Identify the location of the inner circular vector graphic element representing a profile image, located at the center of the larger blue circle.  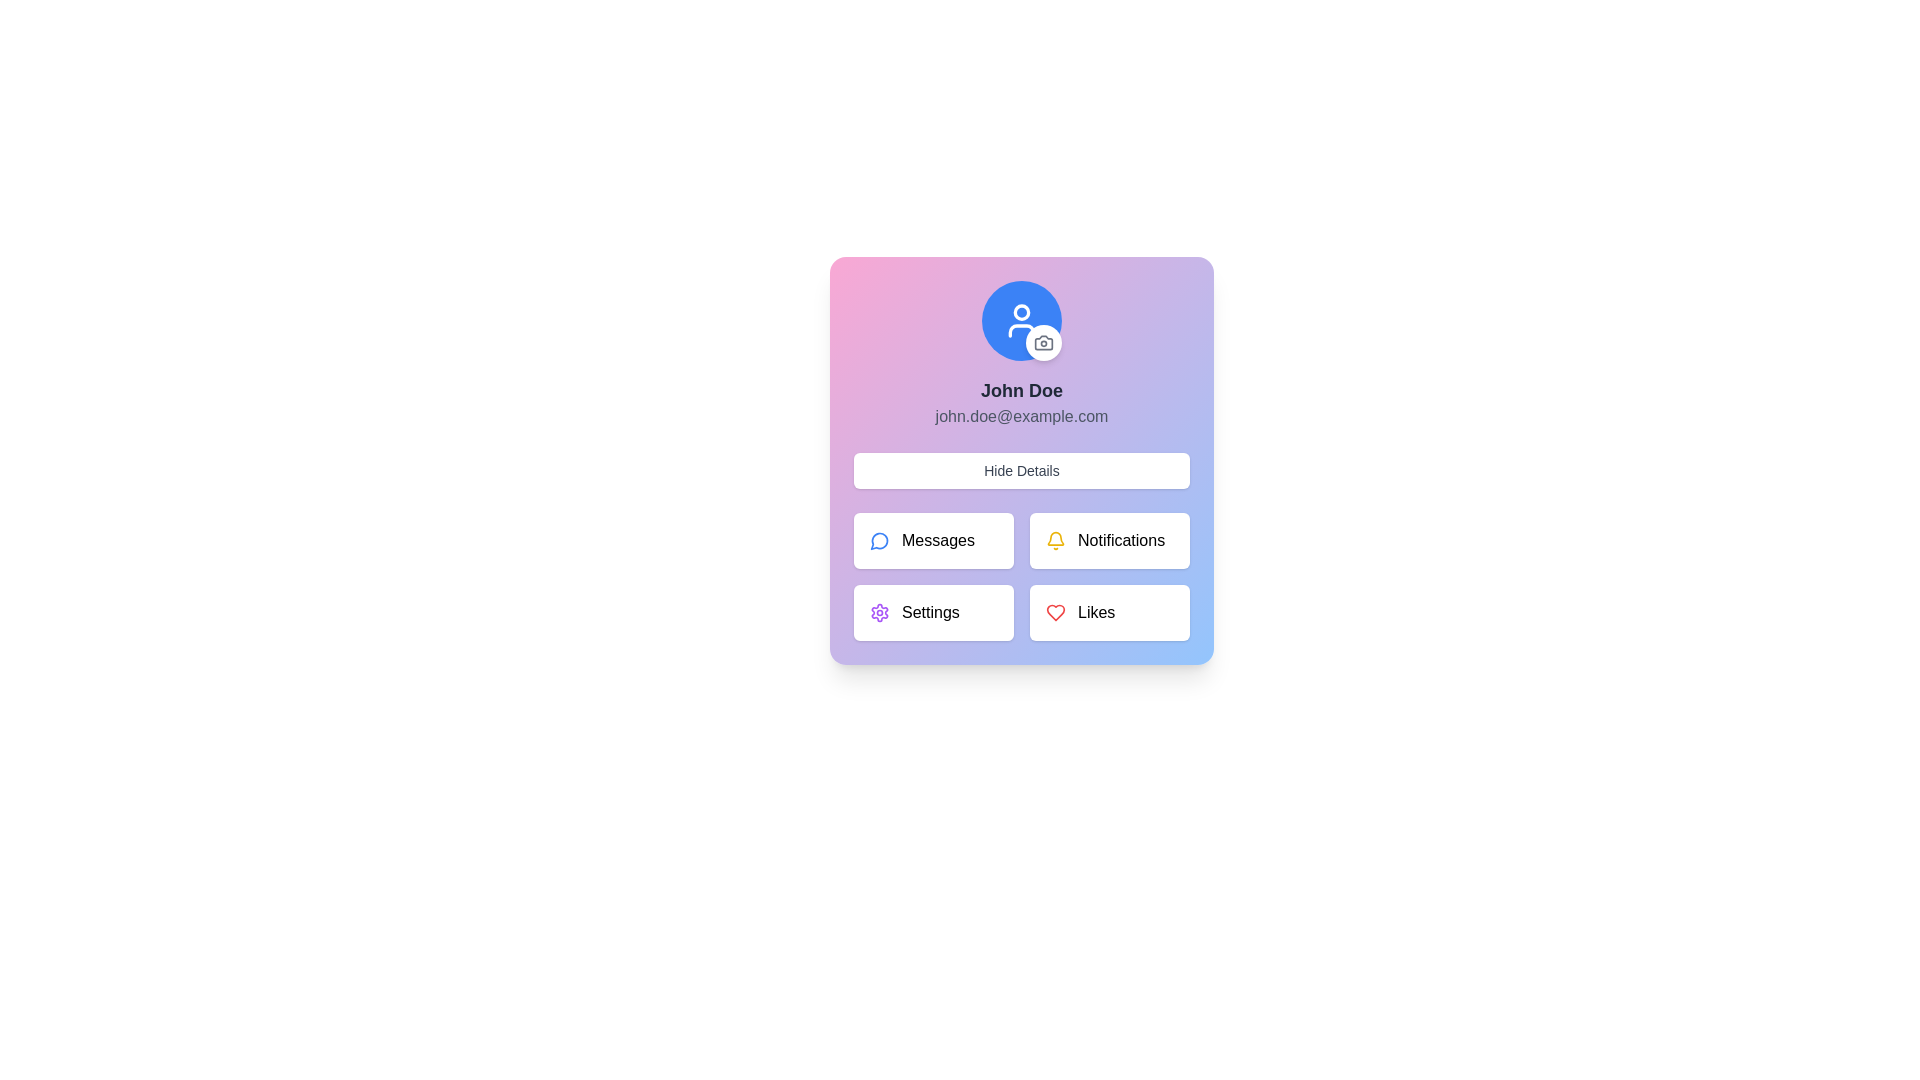
(1021, 312).